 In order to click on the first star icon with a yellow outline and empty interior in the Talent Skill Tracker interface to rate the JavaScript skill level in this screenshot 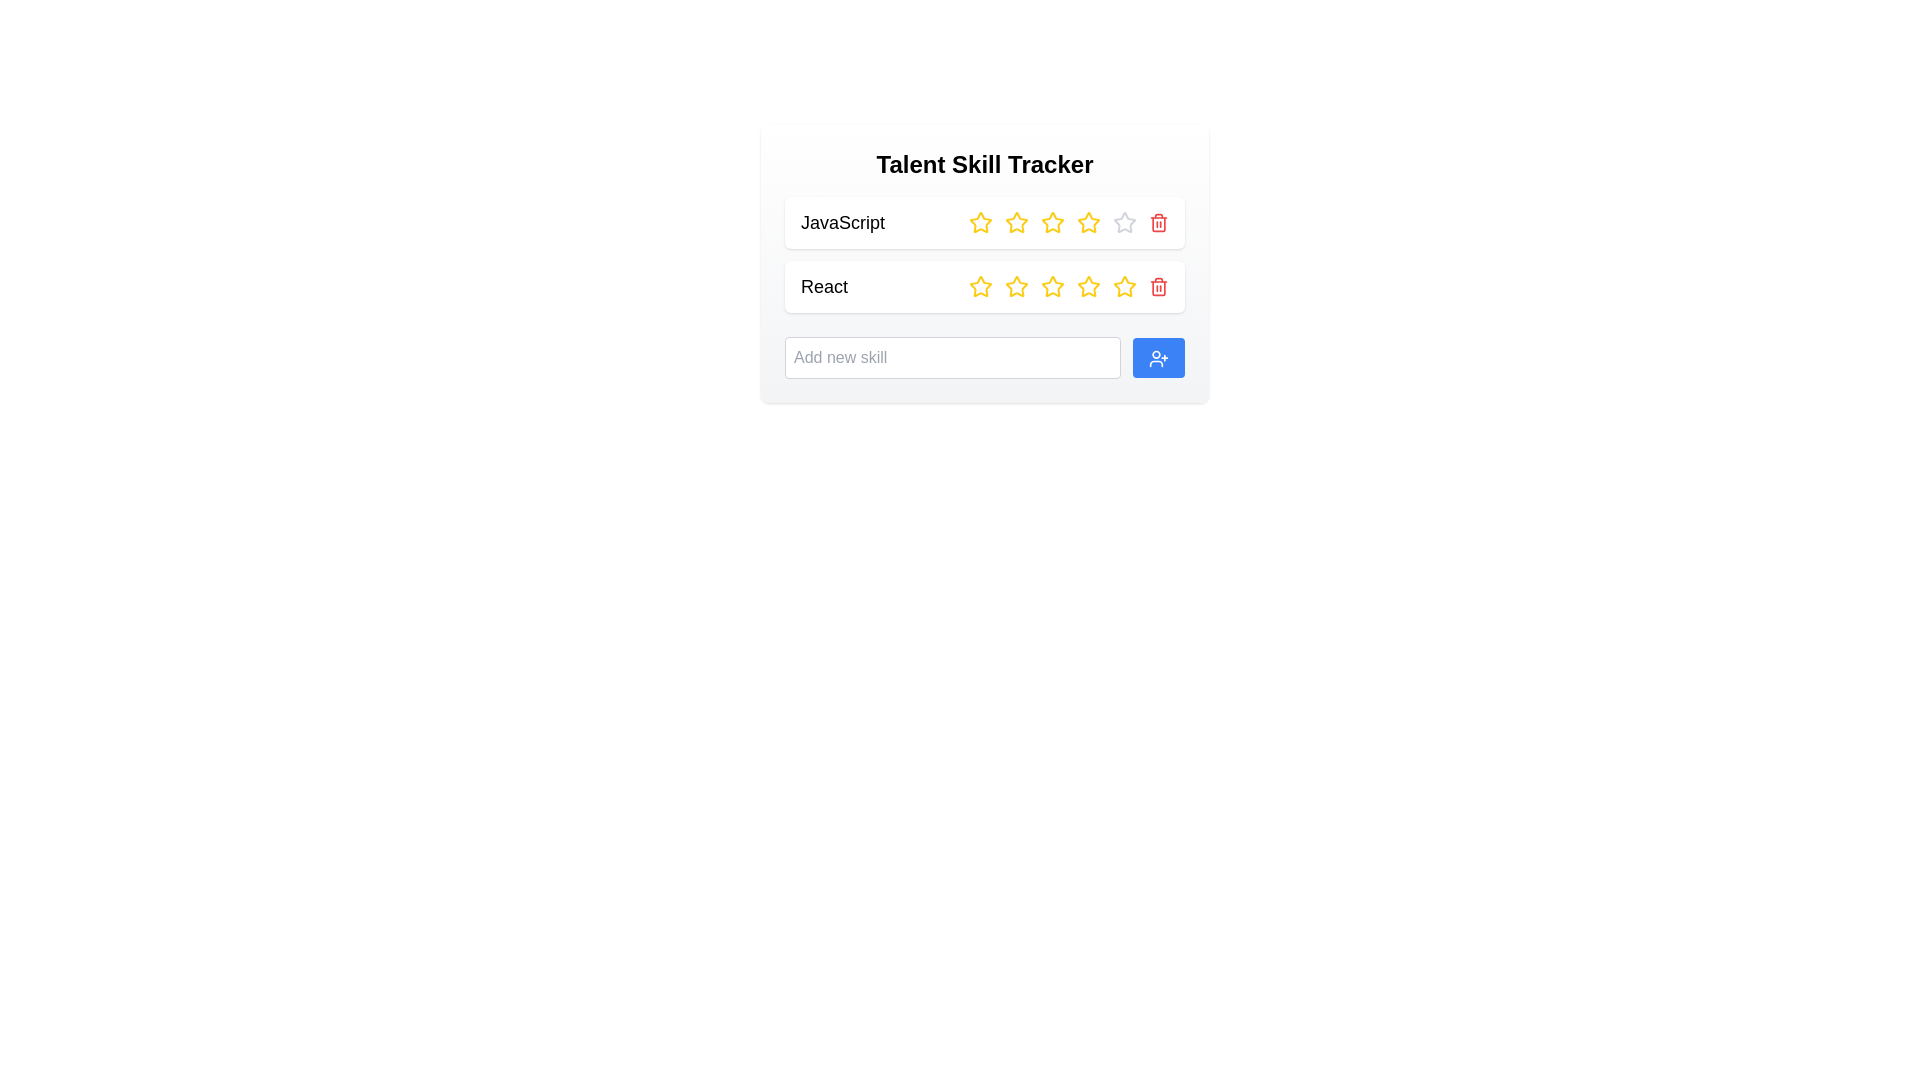, I will do `click(980, 223)`.